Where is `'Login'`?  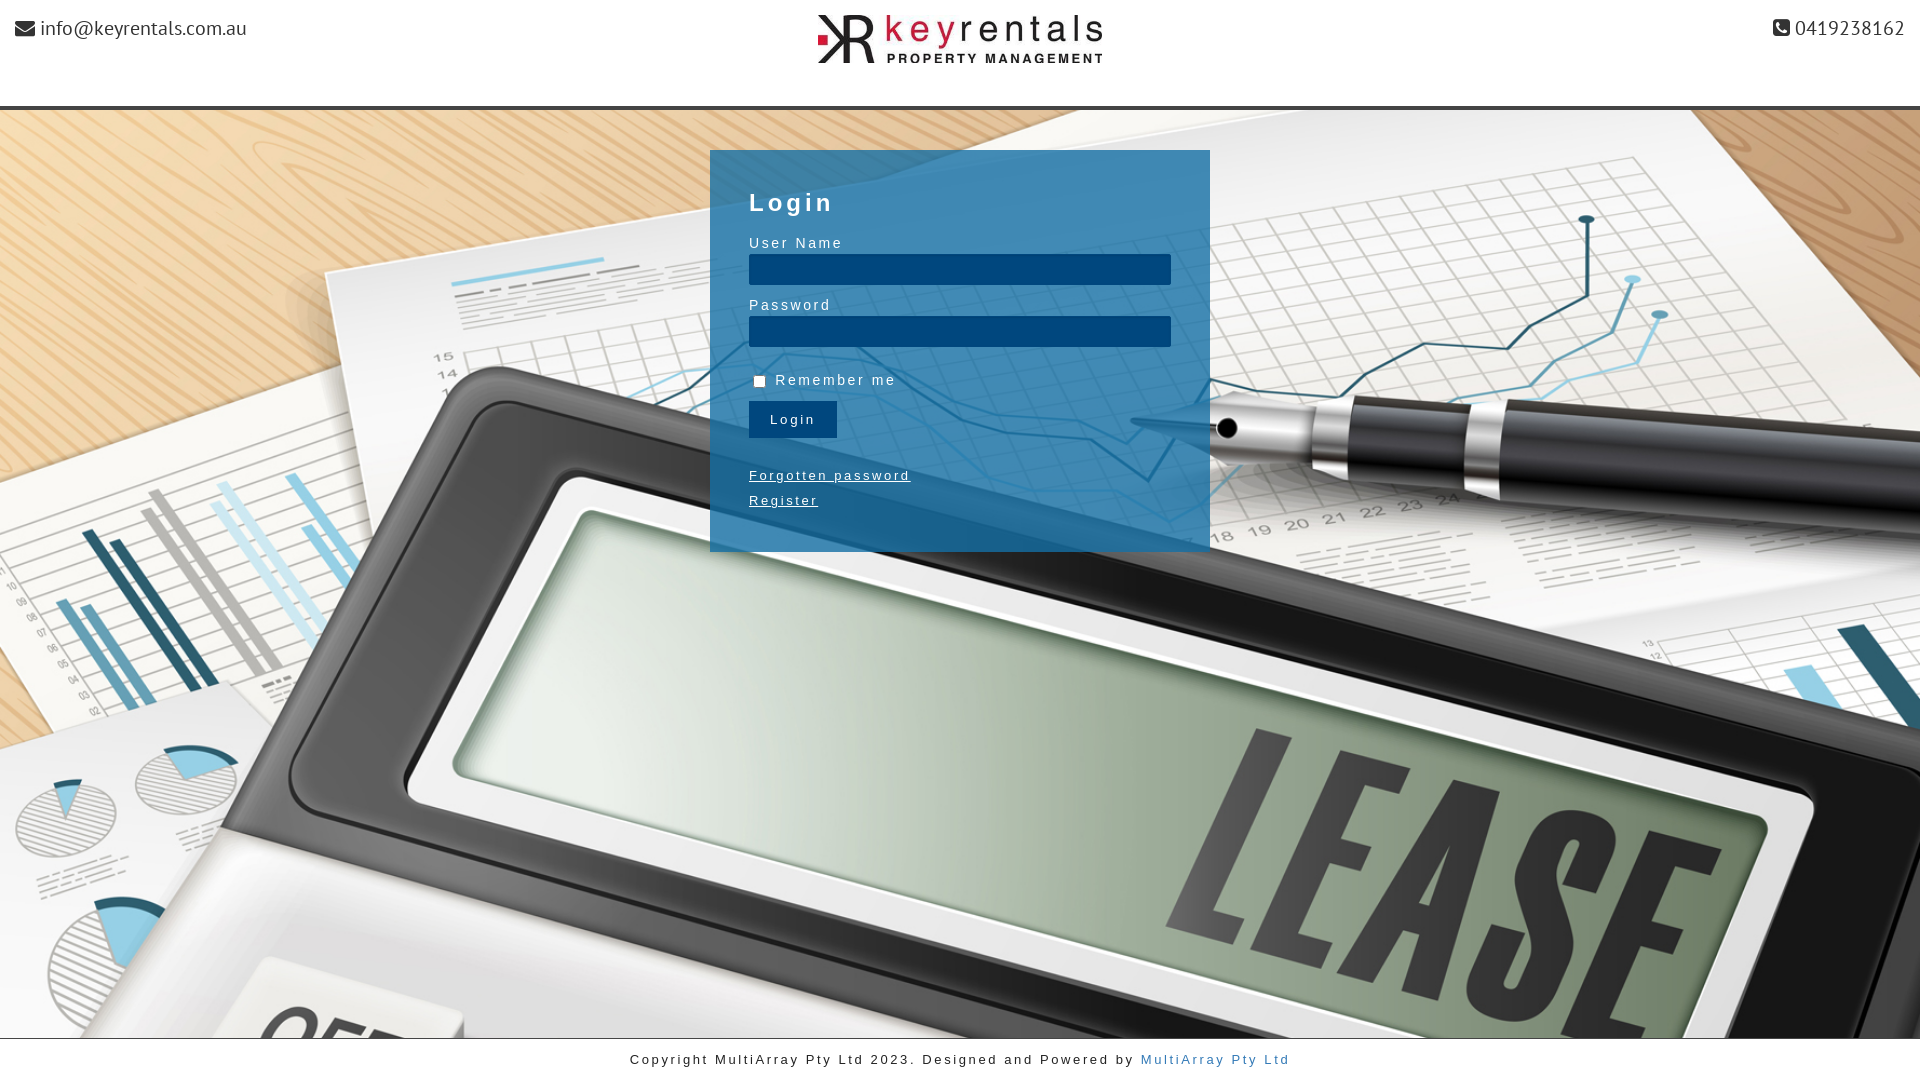
'Login' is located at coordinates (791, 418).